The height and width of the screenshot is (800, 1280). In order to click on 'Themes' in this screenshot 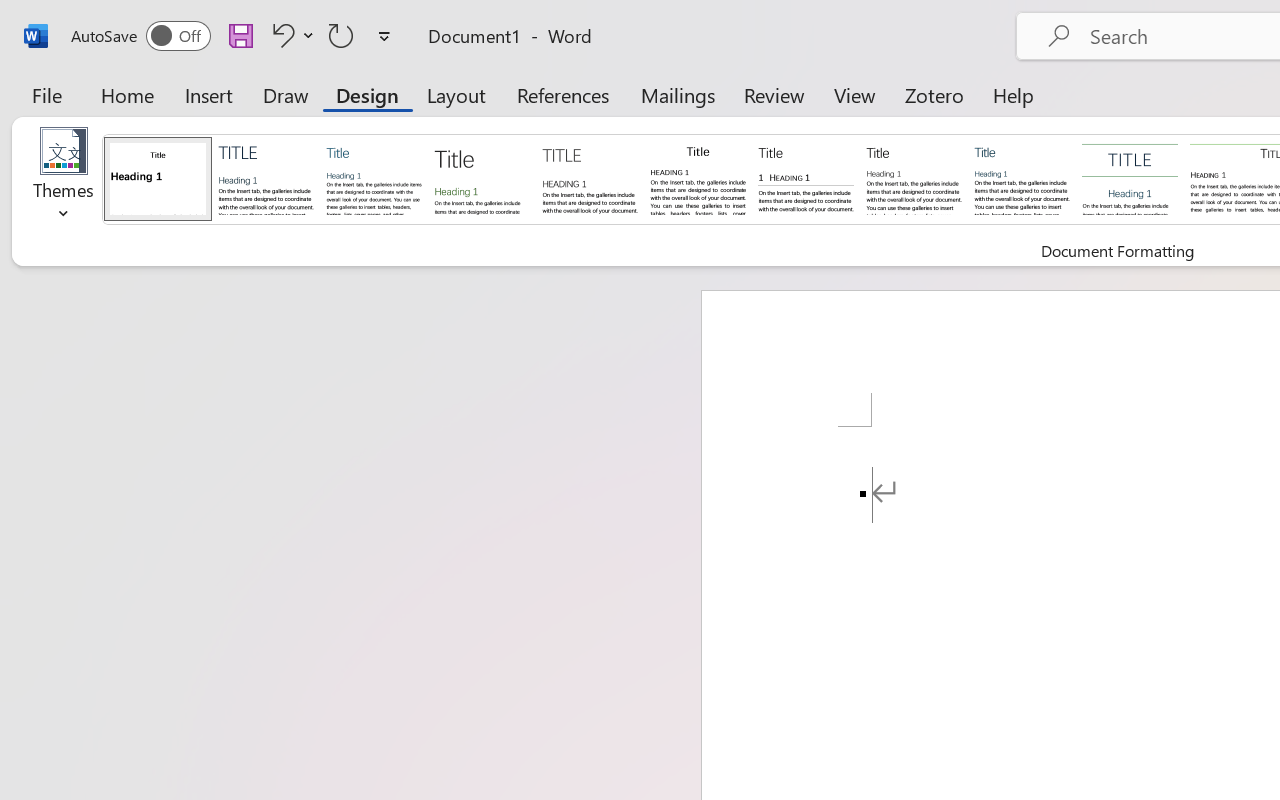, I will do `click(64, 179)`.